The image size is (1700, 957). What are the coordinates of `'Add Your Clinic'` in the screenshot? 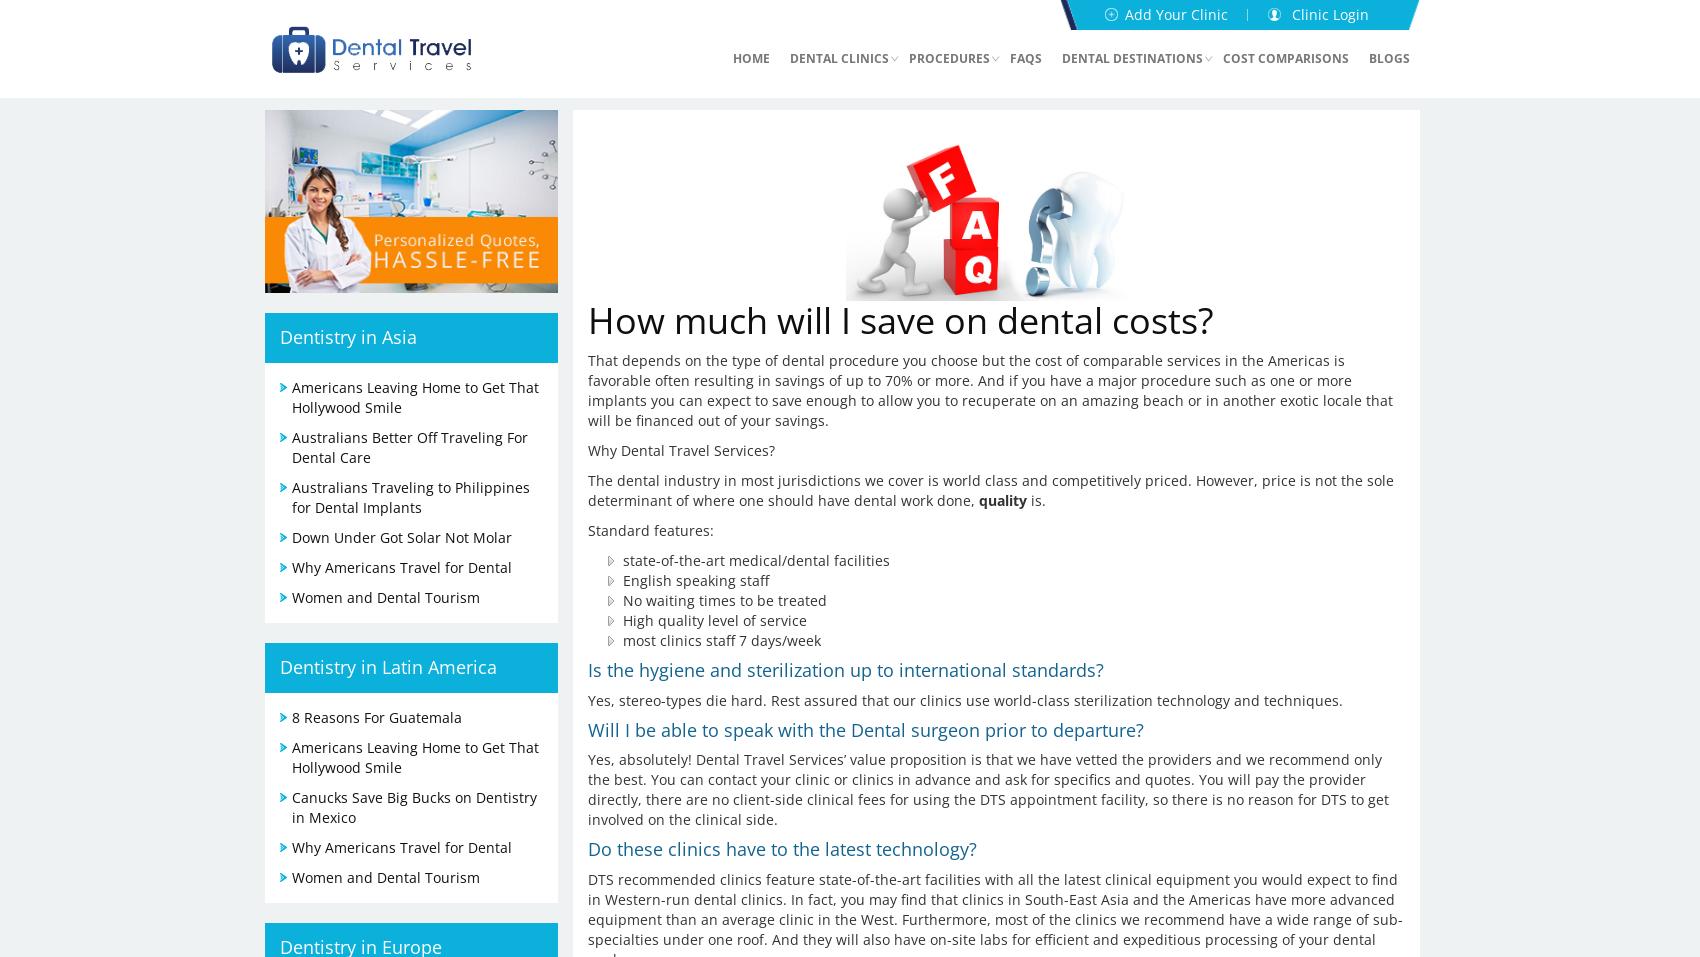 It's located at (1175, 13).